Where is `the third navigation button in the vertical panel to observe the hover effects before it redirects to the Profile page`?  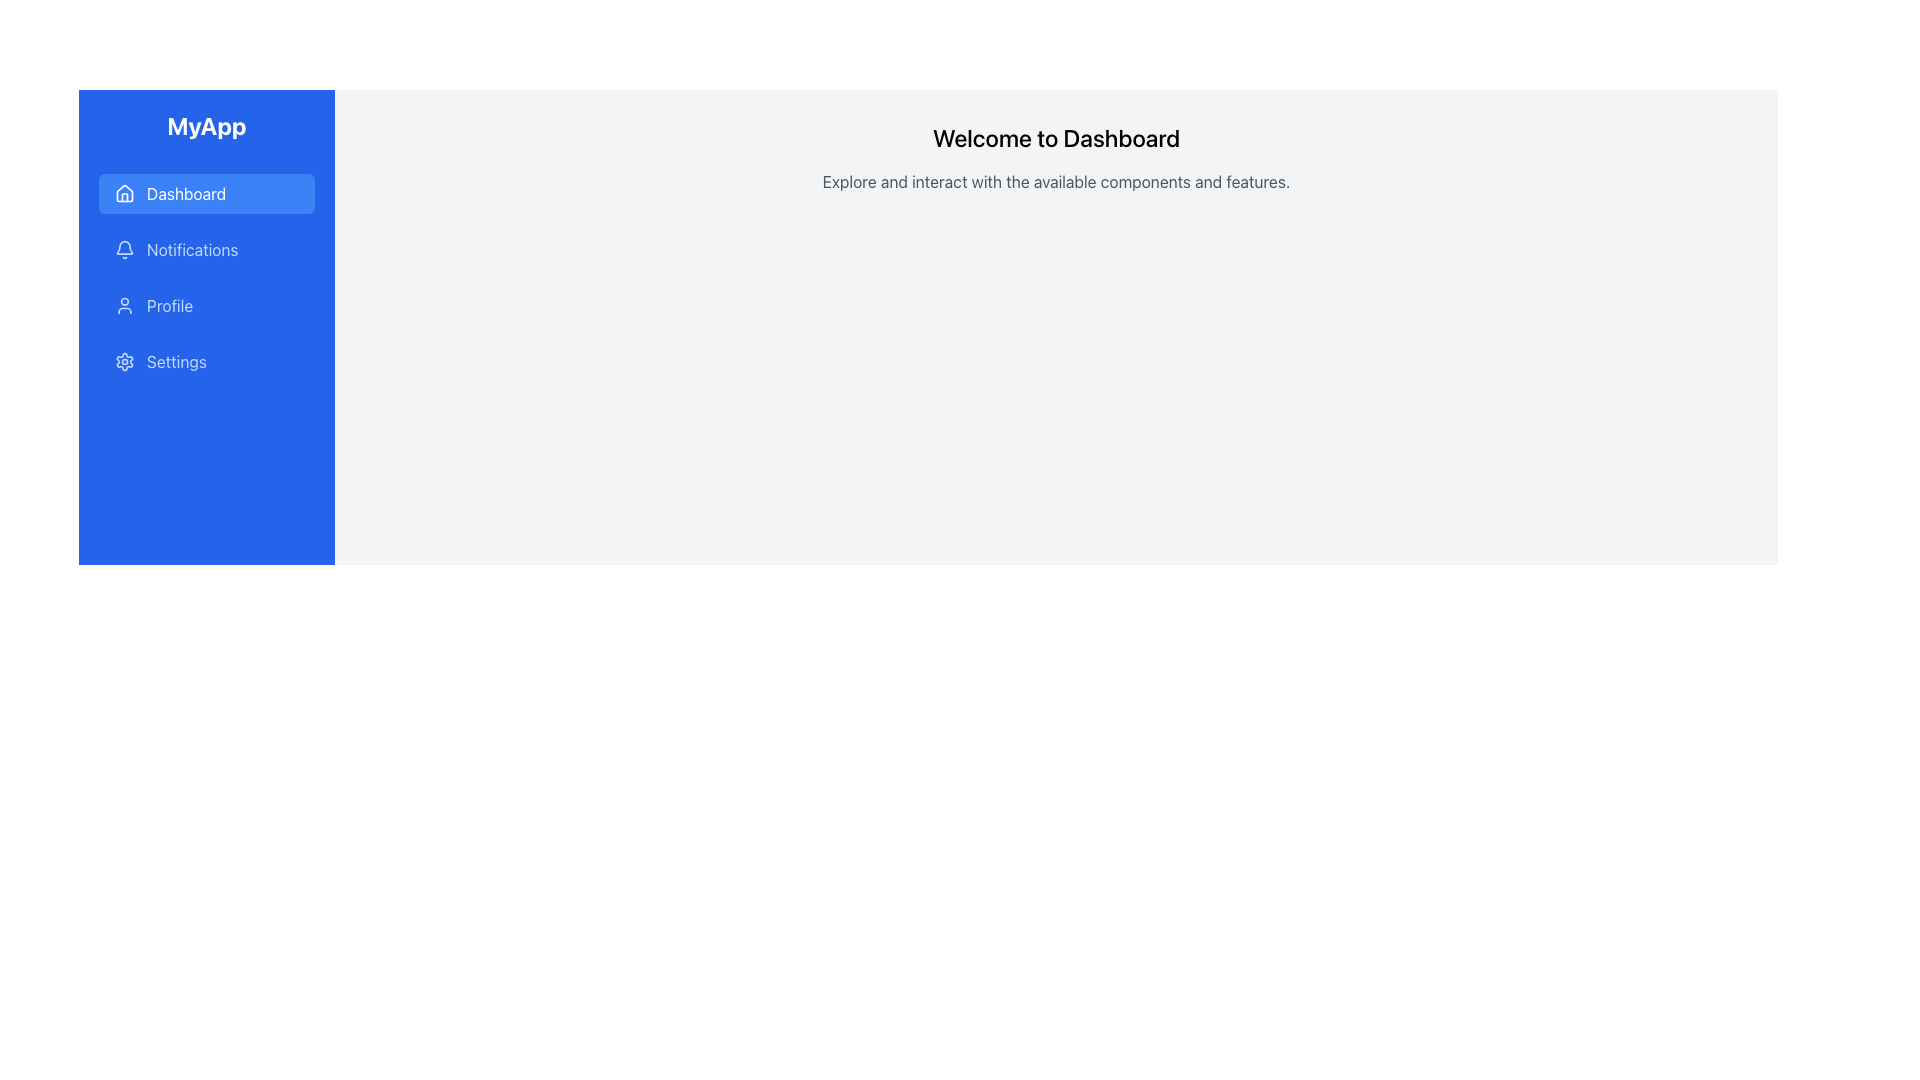 the third navigation button in the vertical panel to observe the hover effects before it redirects to the Profile page is located at coordinates (206, 305).